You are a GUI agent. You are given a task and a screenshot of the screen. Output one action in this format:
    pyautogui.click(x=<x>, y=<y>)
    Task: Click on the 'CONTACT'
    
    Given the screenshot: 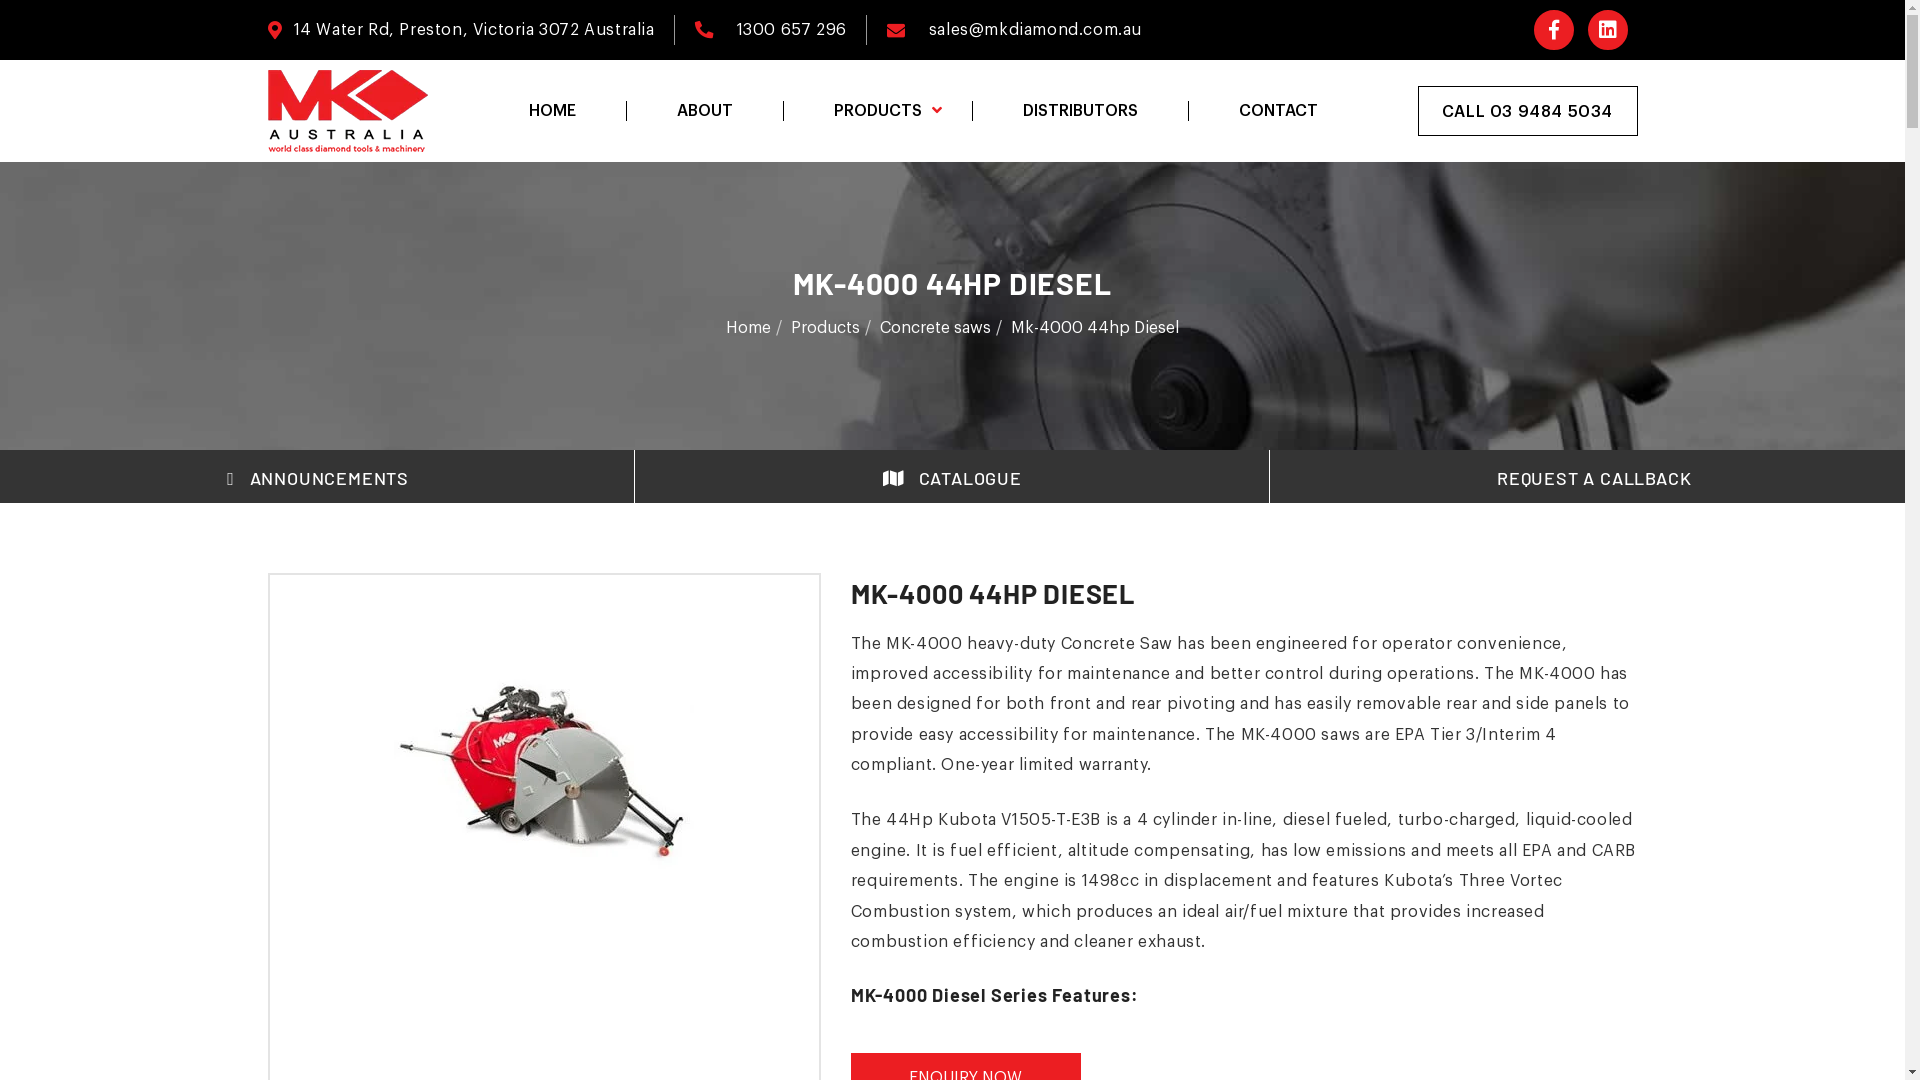 What is the action you would take?
    pyautogui.click(x=1188, y=111)
    